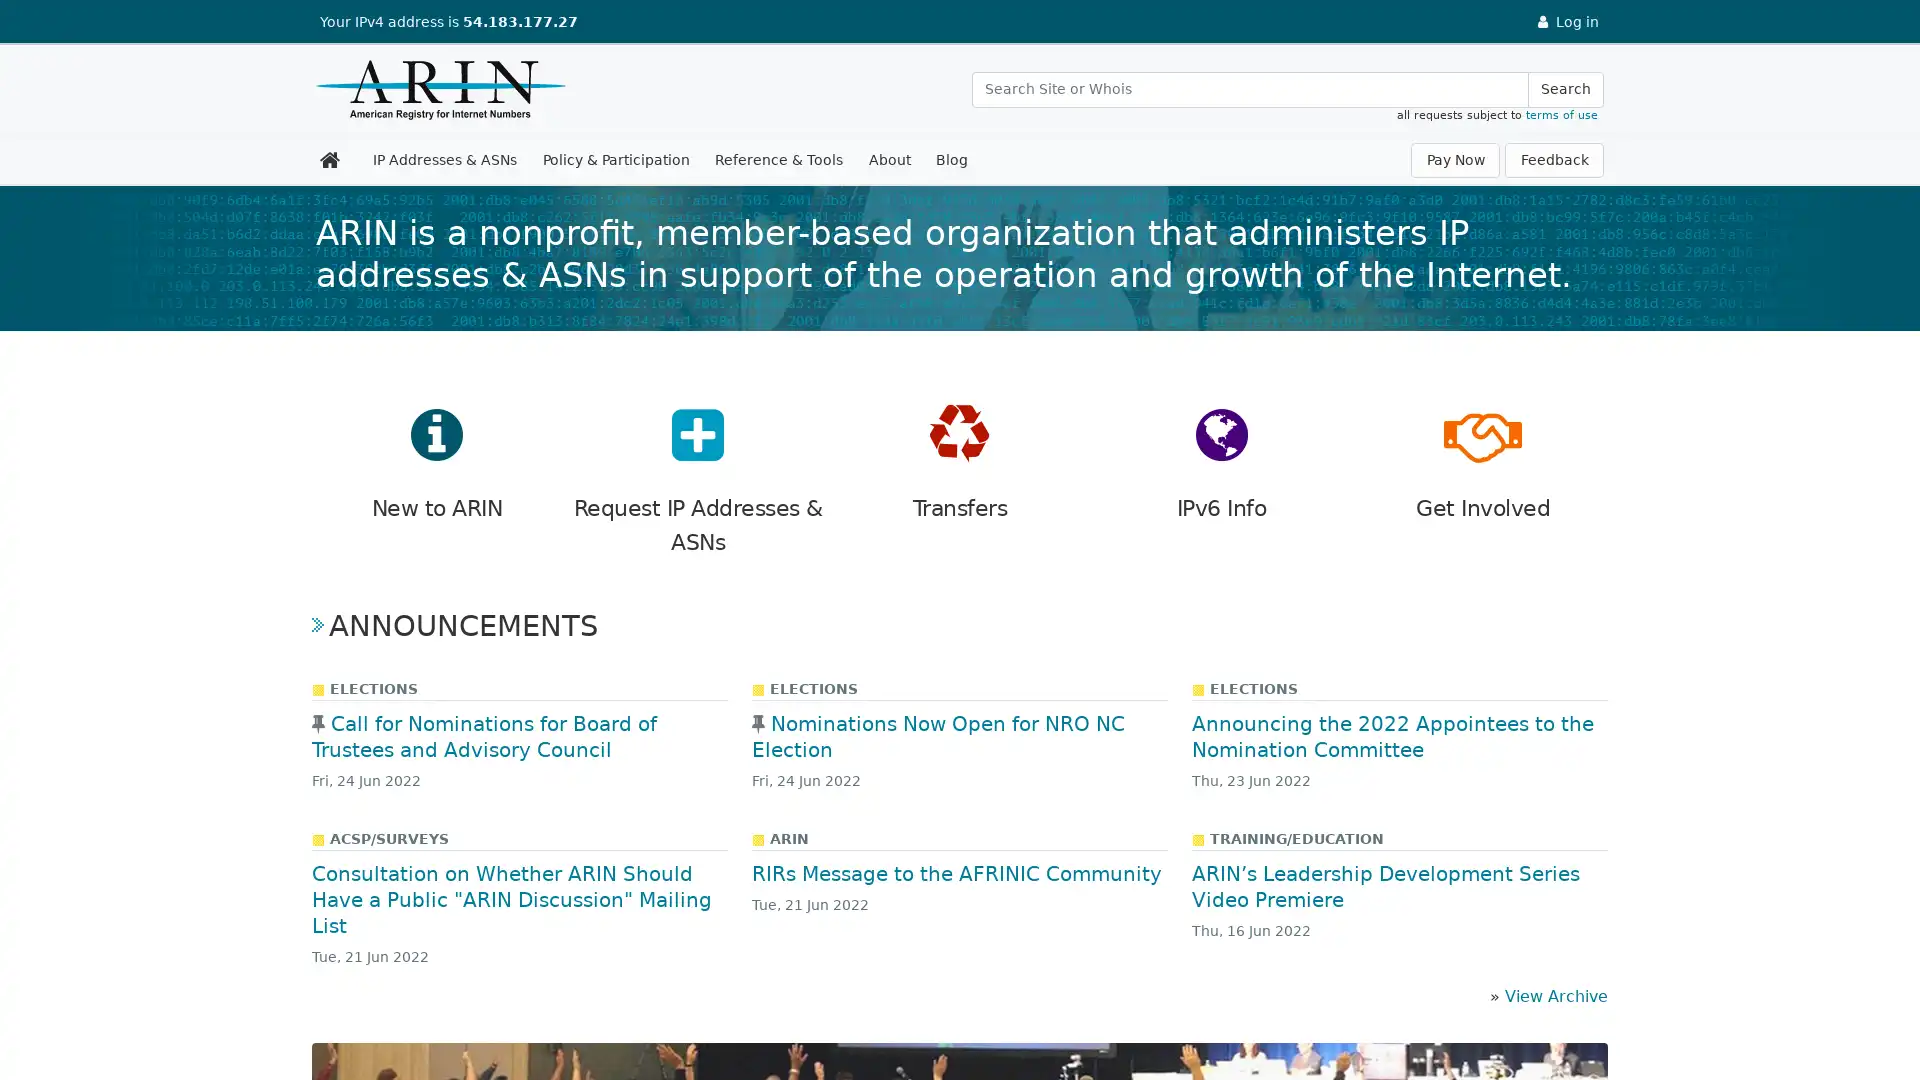  What do you see at coordinates (1553, 158) in the screenshot?
I see `Feedback` at bounding box center [1553, 158].